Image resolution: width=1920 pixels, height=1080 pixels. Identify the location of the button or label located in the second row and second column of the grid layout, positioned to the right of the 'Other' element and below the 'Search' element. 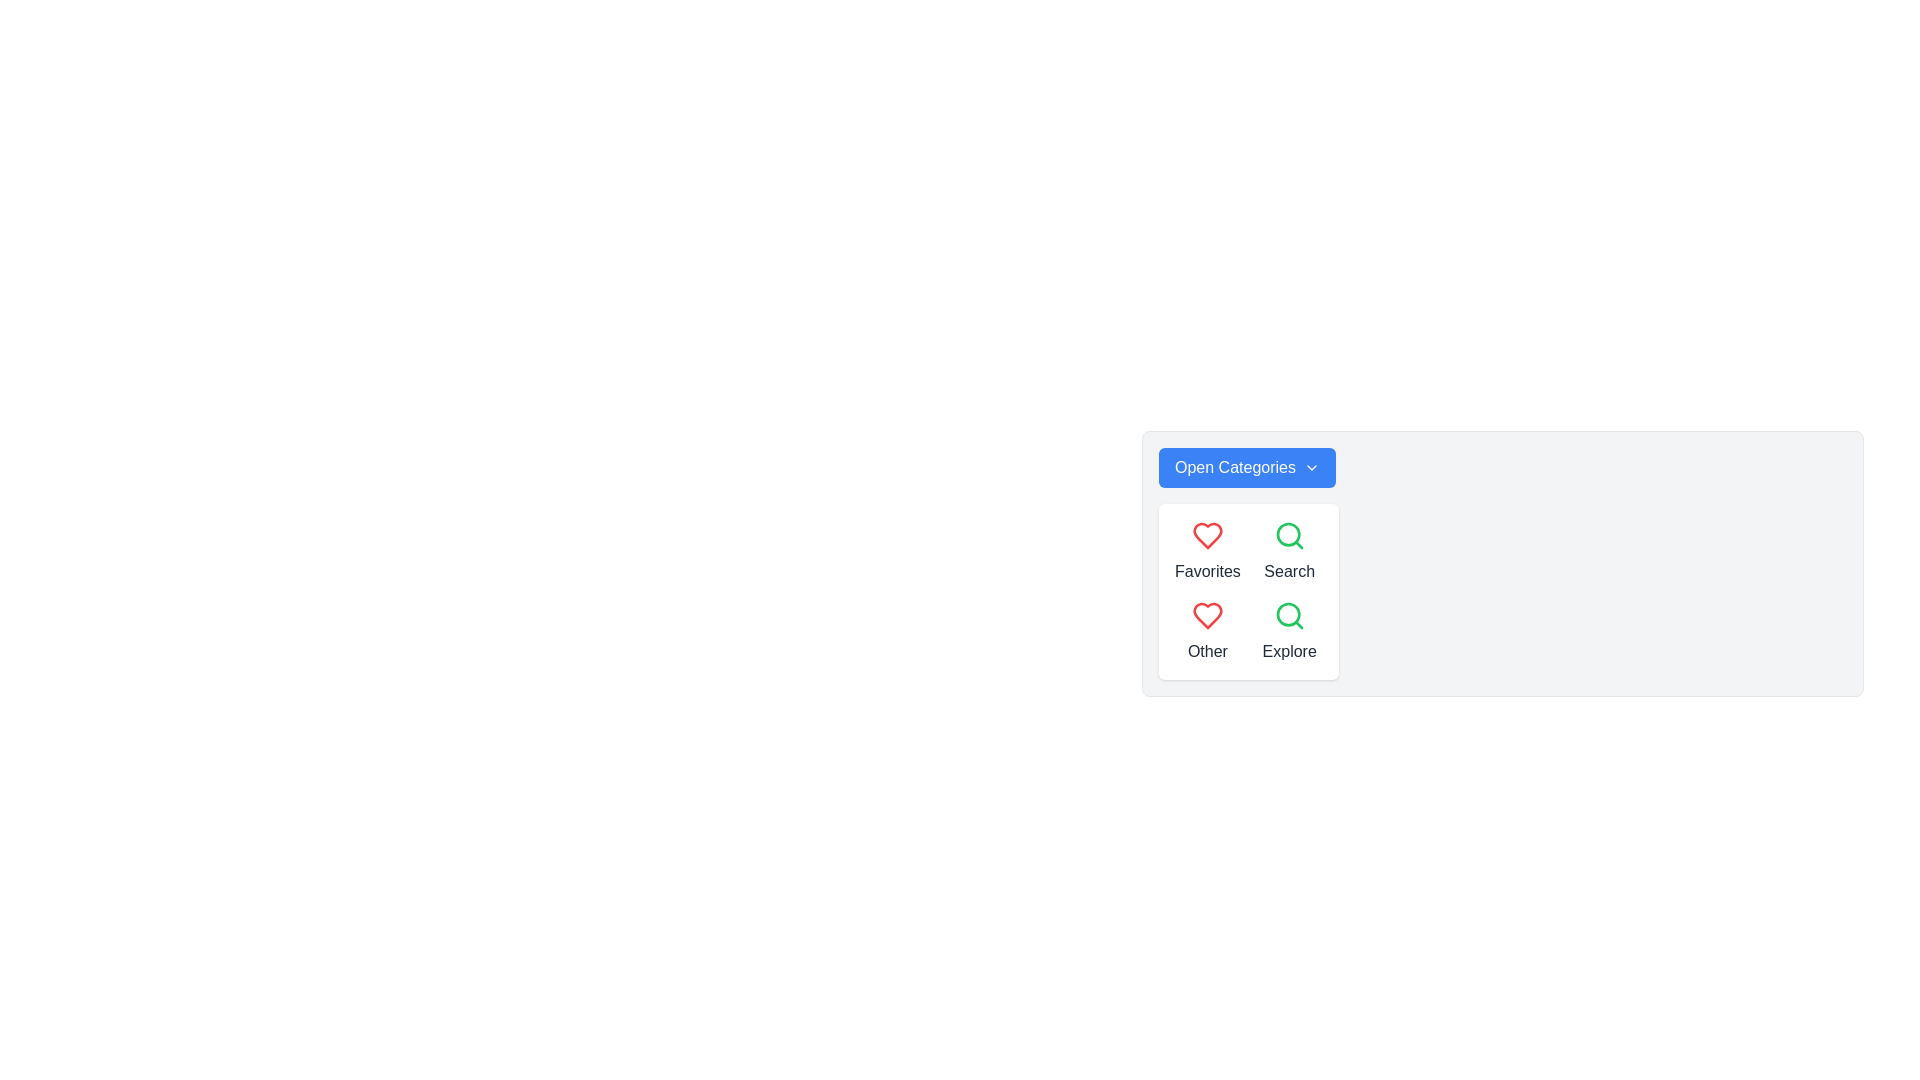
(1289, 632).